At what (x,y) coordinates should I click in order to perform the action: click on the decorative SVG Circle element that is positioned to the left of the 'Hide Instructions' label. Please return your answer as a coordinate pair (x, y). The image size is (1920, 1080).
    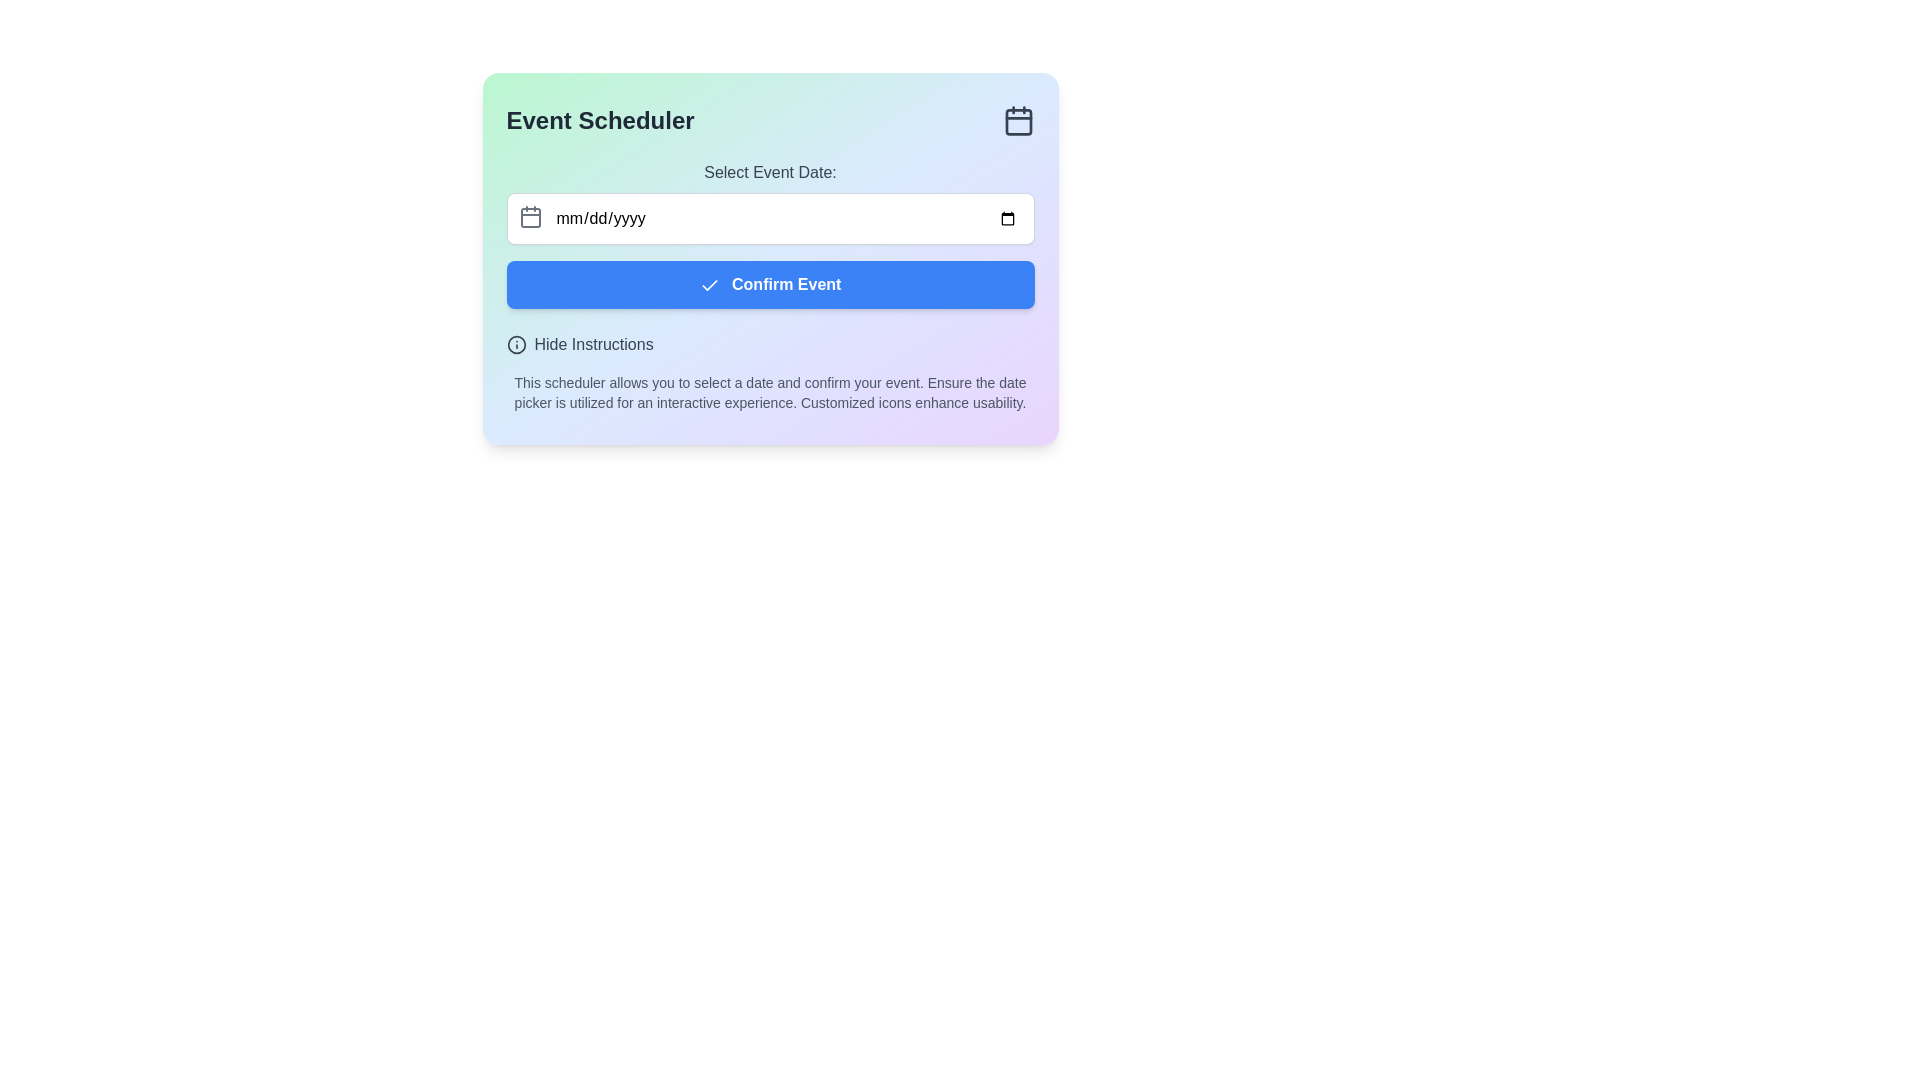
    Looking at the image, I should click on (516, 343).